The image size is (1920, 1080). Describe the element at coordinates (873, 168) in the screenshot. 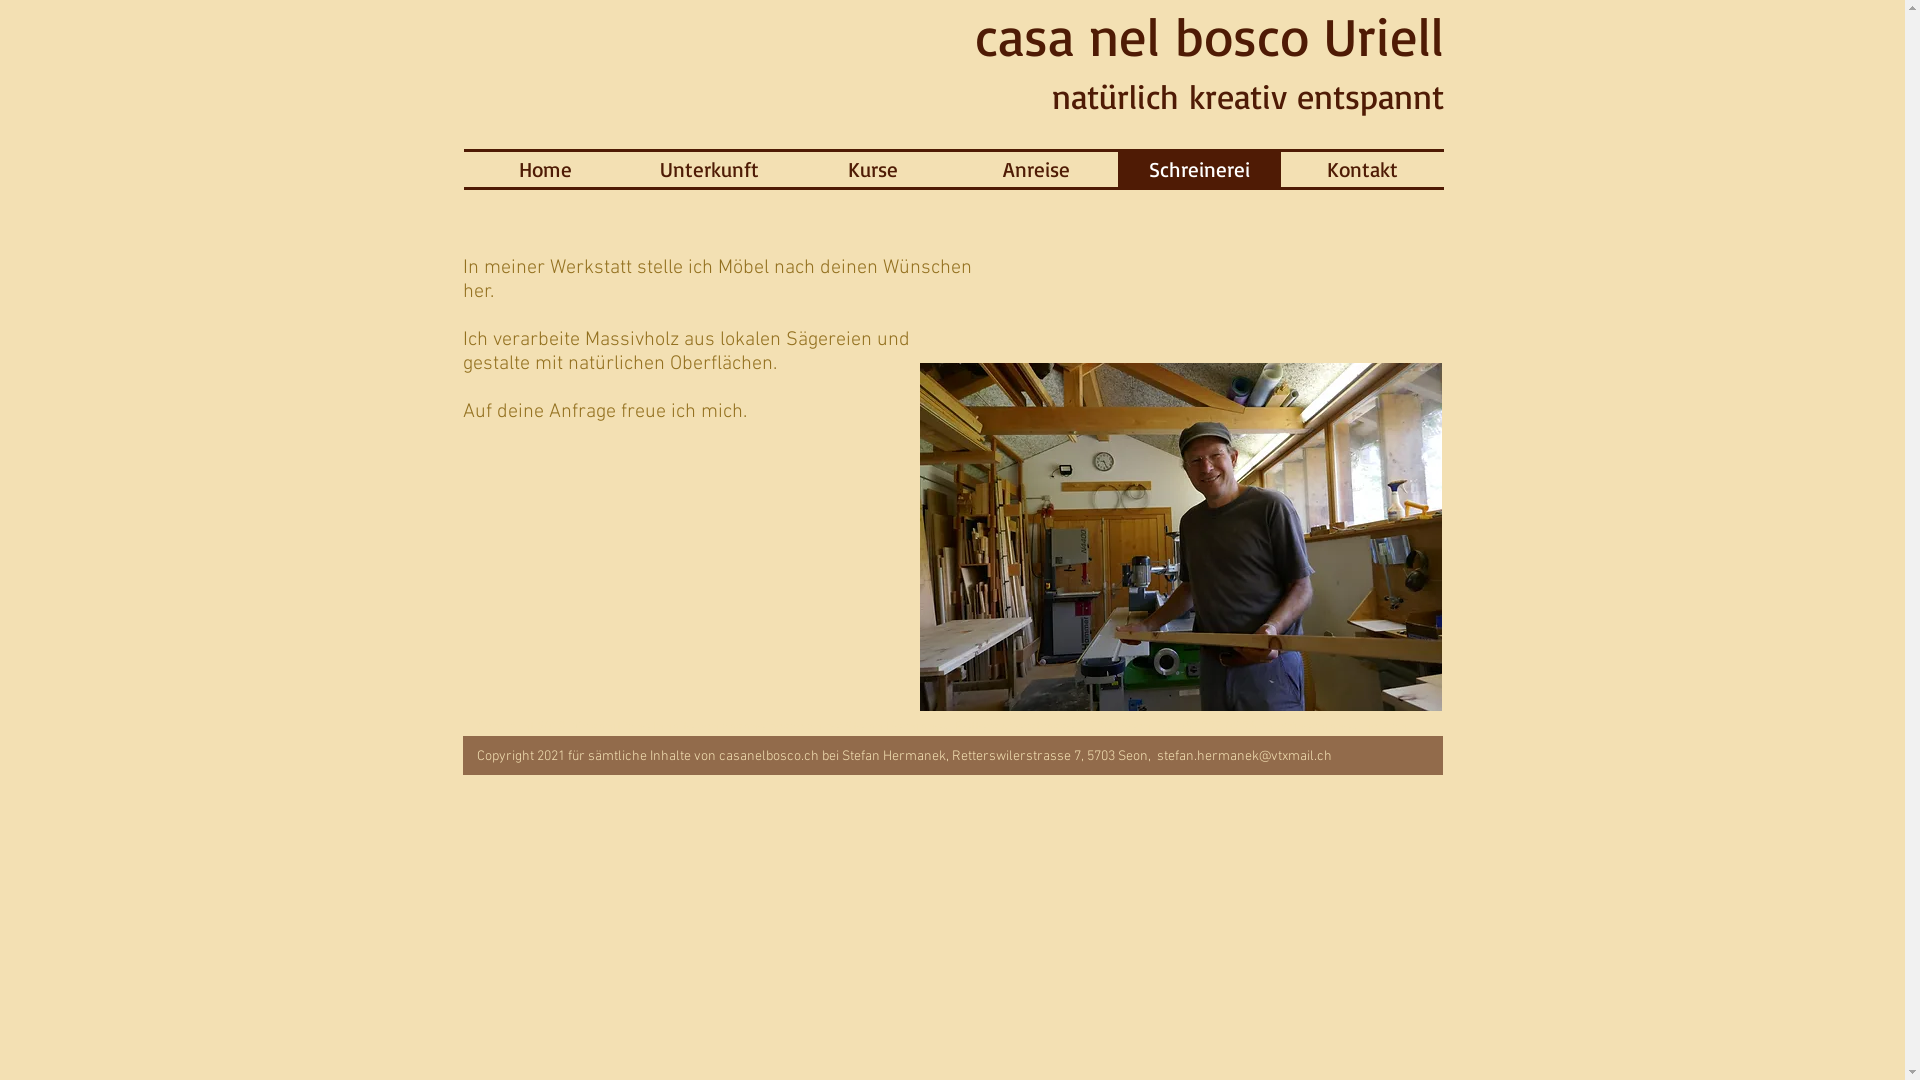

I see `'Kurse'` at that location.